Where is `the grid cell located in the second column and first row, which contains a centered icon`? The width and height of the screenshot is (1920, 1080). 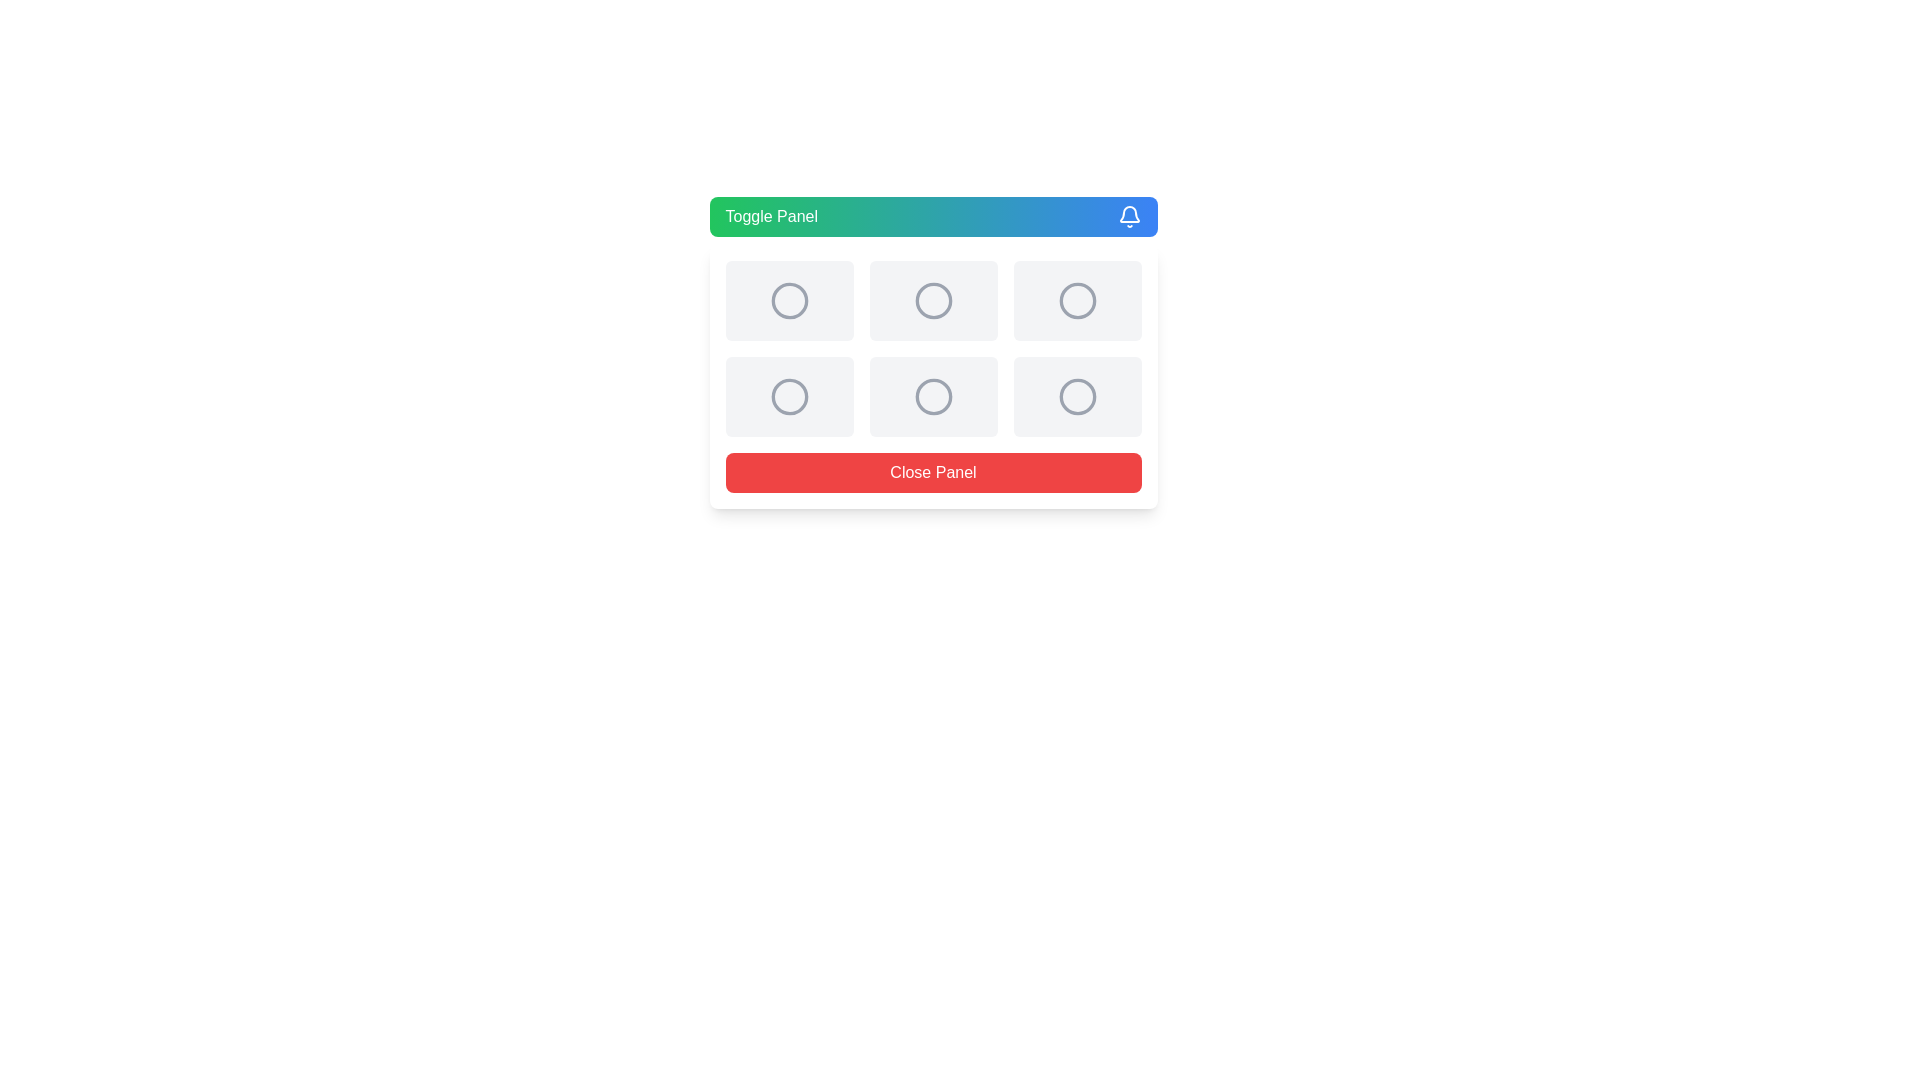 the grid cell located in the second column and first row, which contains a centered icon is located at coordinates (932, 300).